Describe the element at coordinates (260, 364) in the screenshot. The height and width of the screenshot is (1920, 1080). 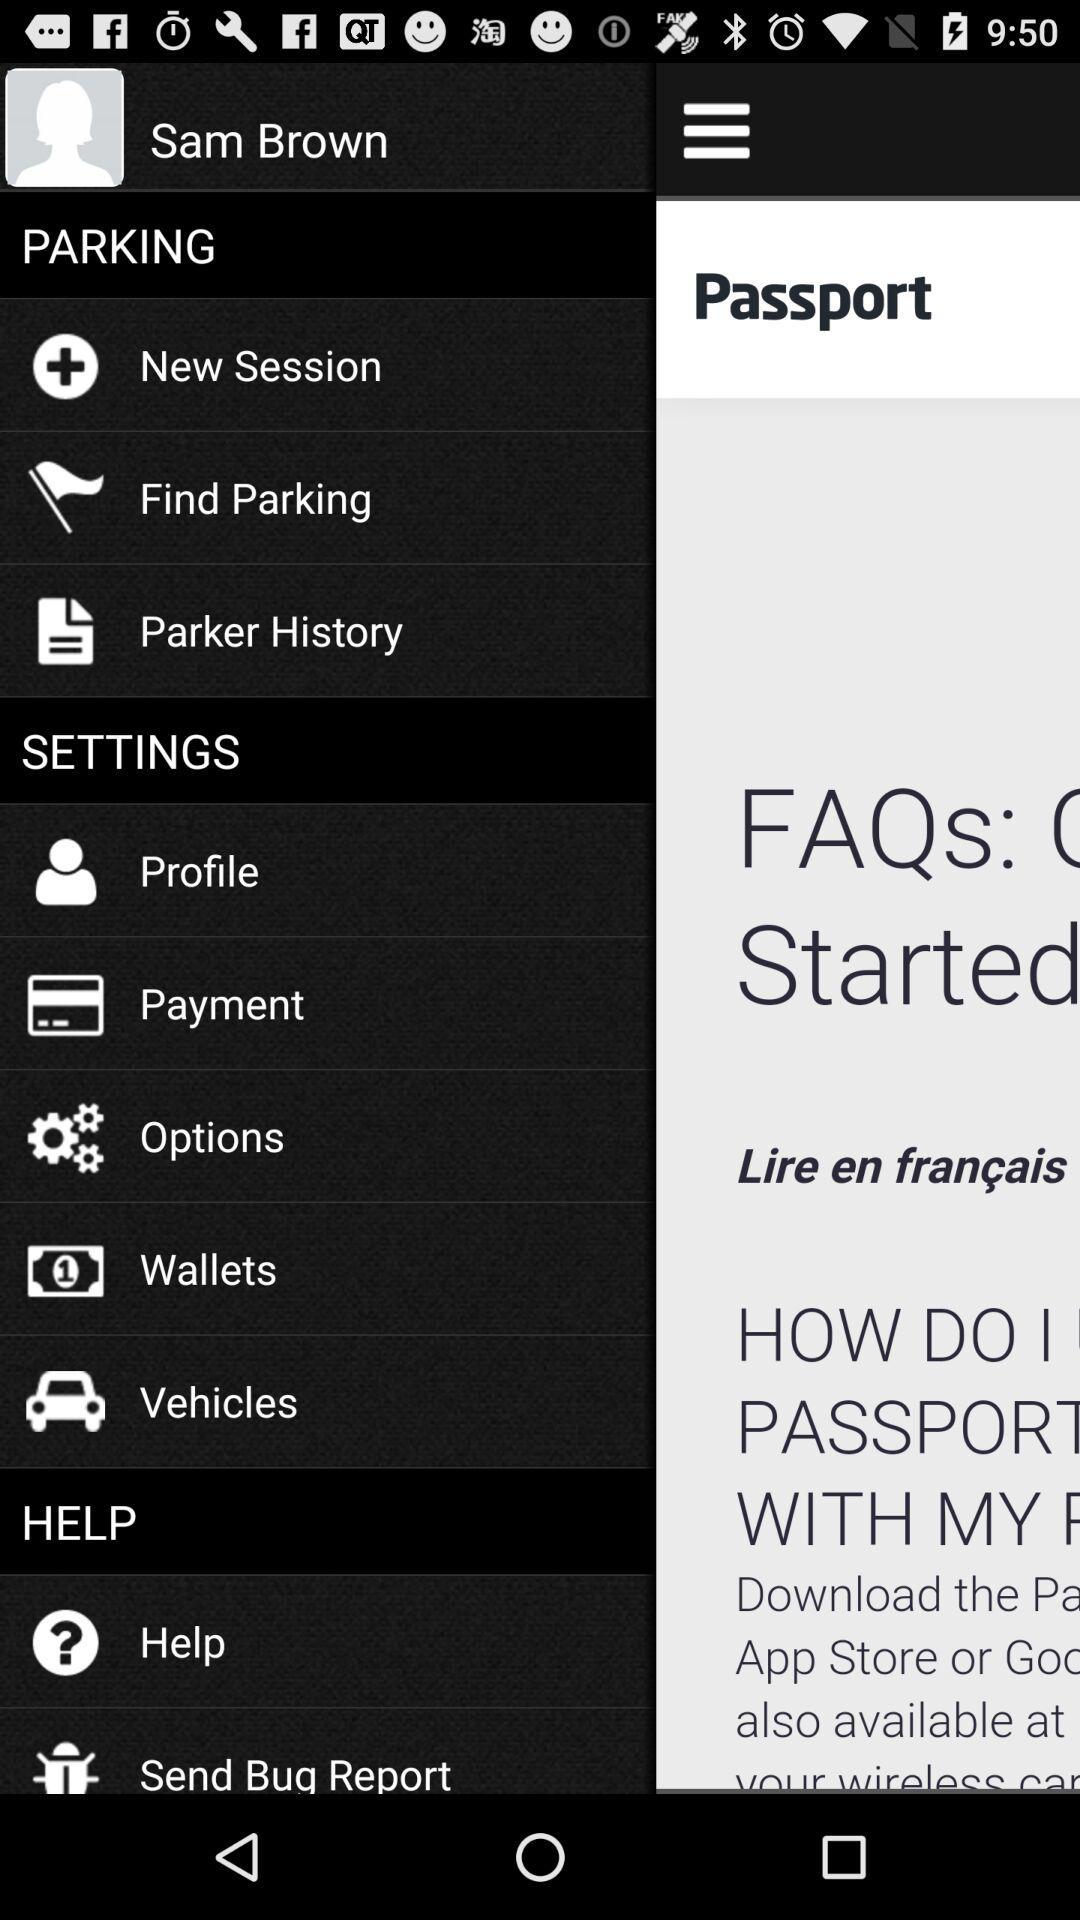
I see `the new session` at that location.